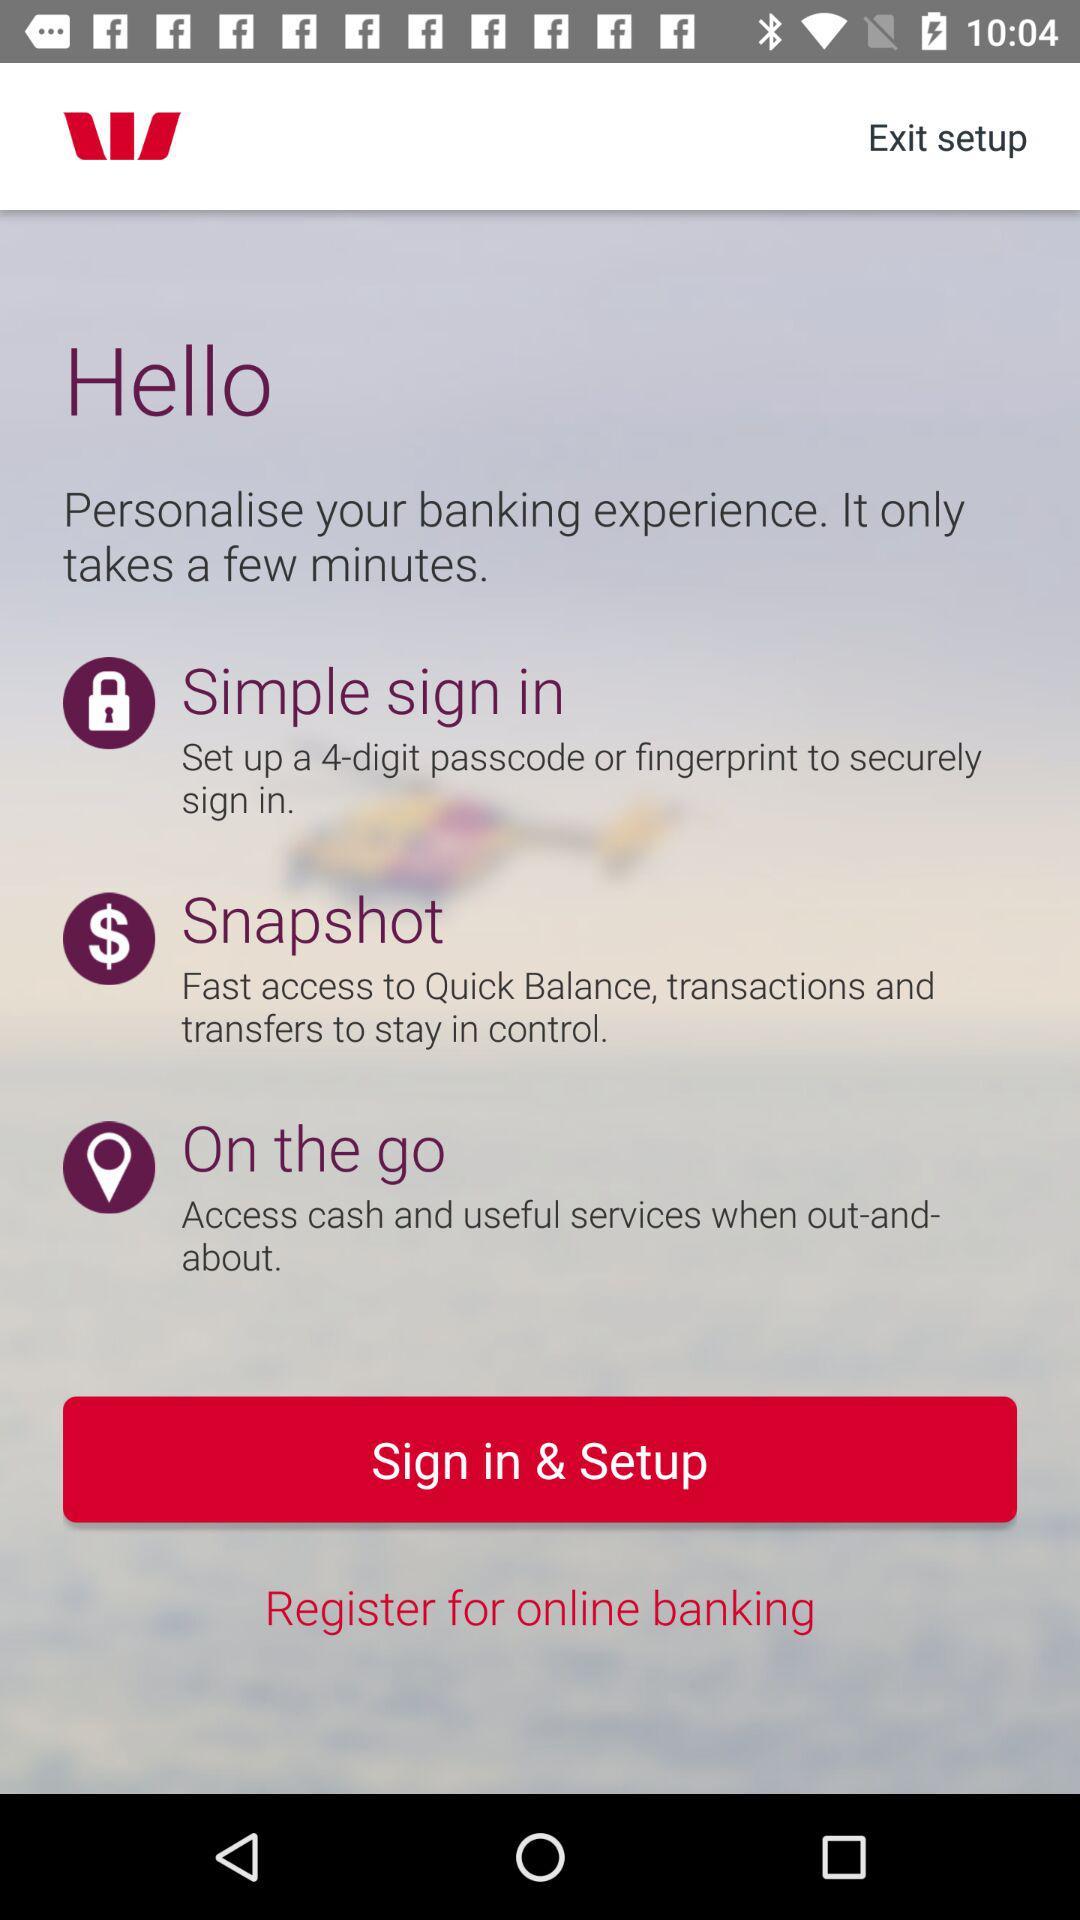  I want to click on red button at the bottom, so click(540, 1459).